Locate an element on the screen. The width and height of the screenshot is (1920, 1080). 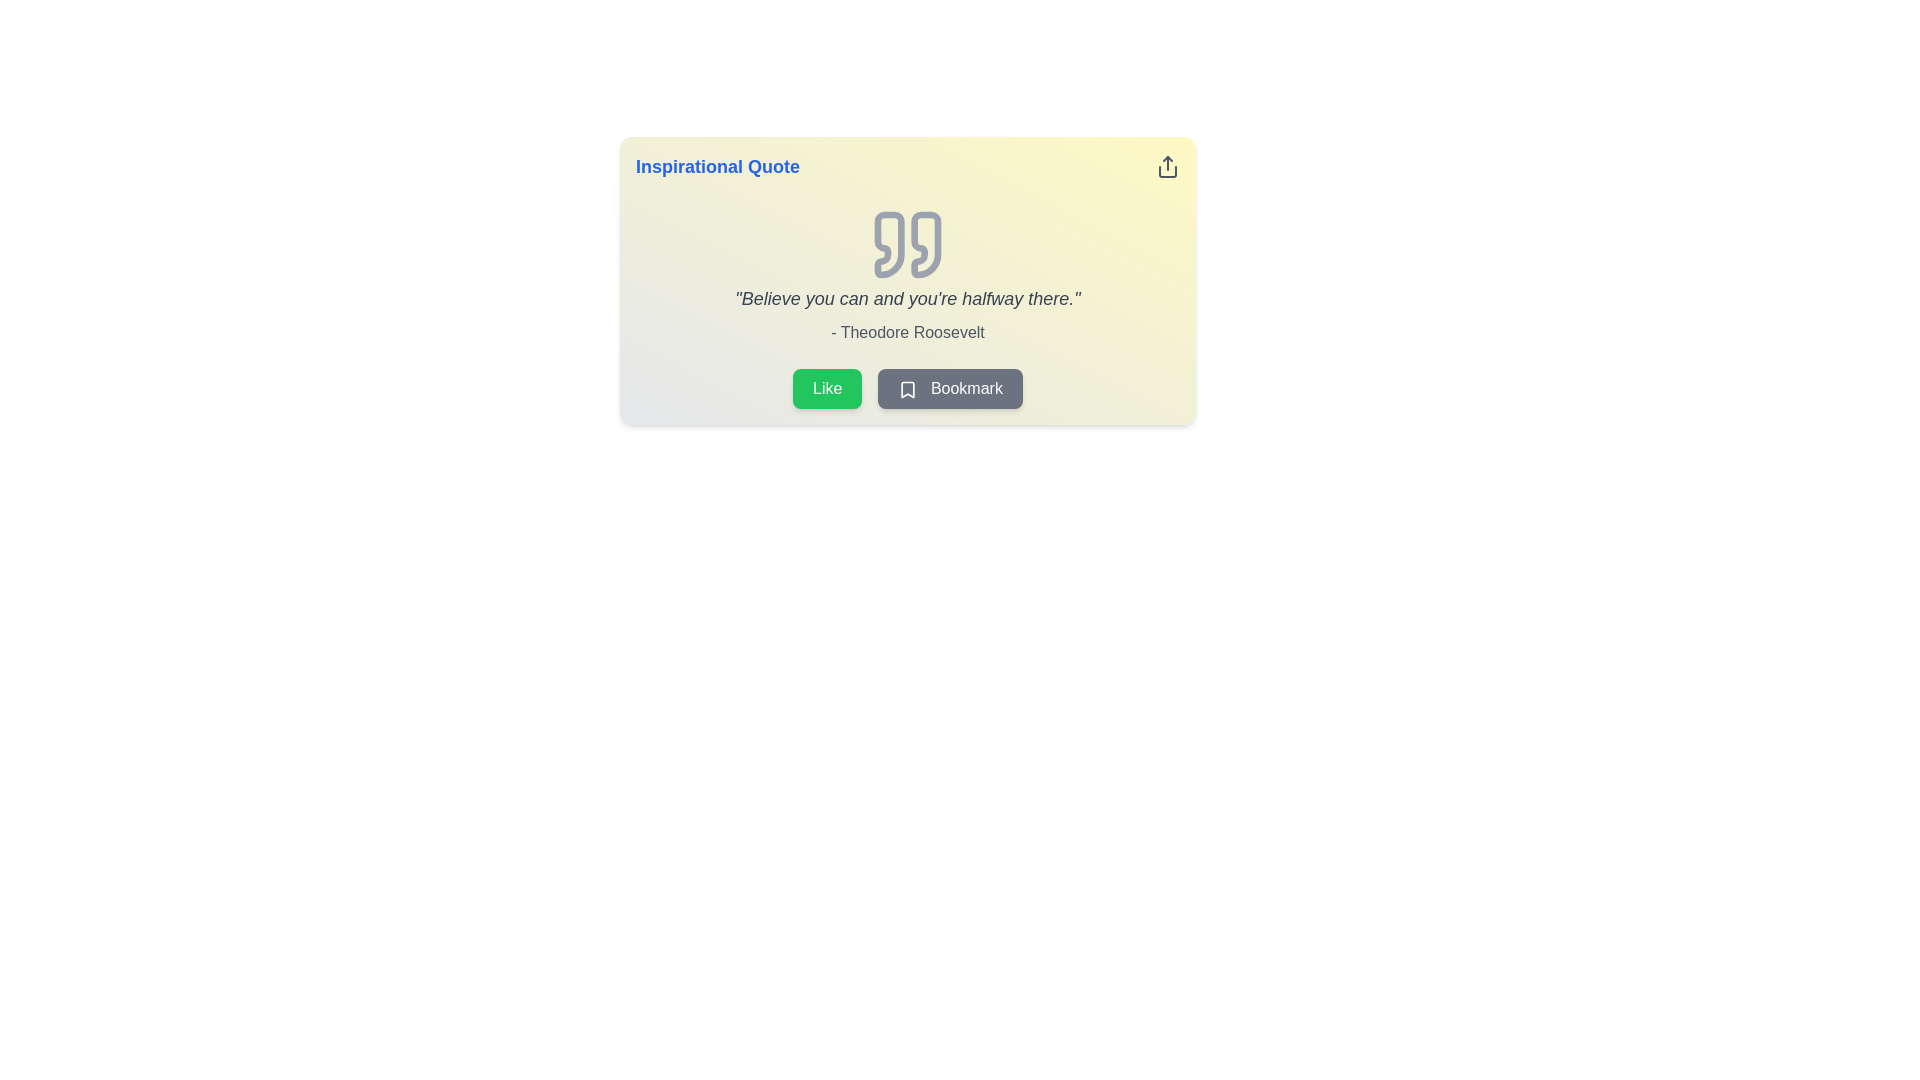
the green rectangular 'Like' button with rounded corners to trigger its hover scaling animation is located at coordinates (827, 389).